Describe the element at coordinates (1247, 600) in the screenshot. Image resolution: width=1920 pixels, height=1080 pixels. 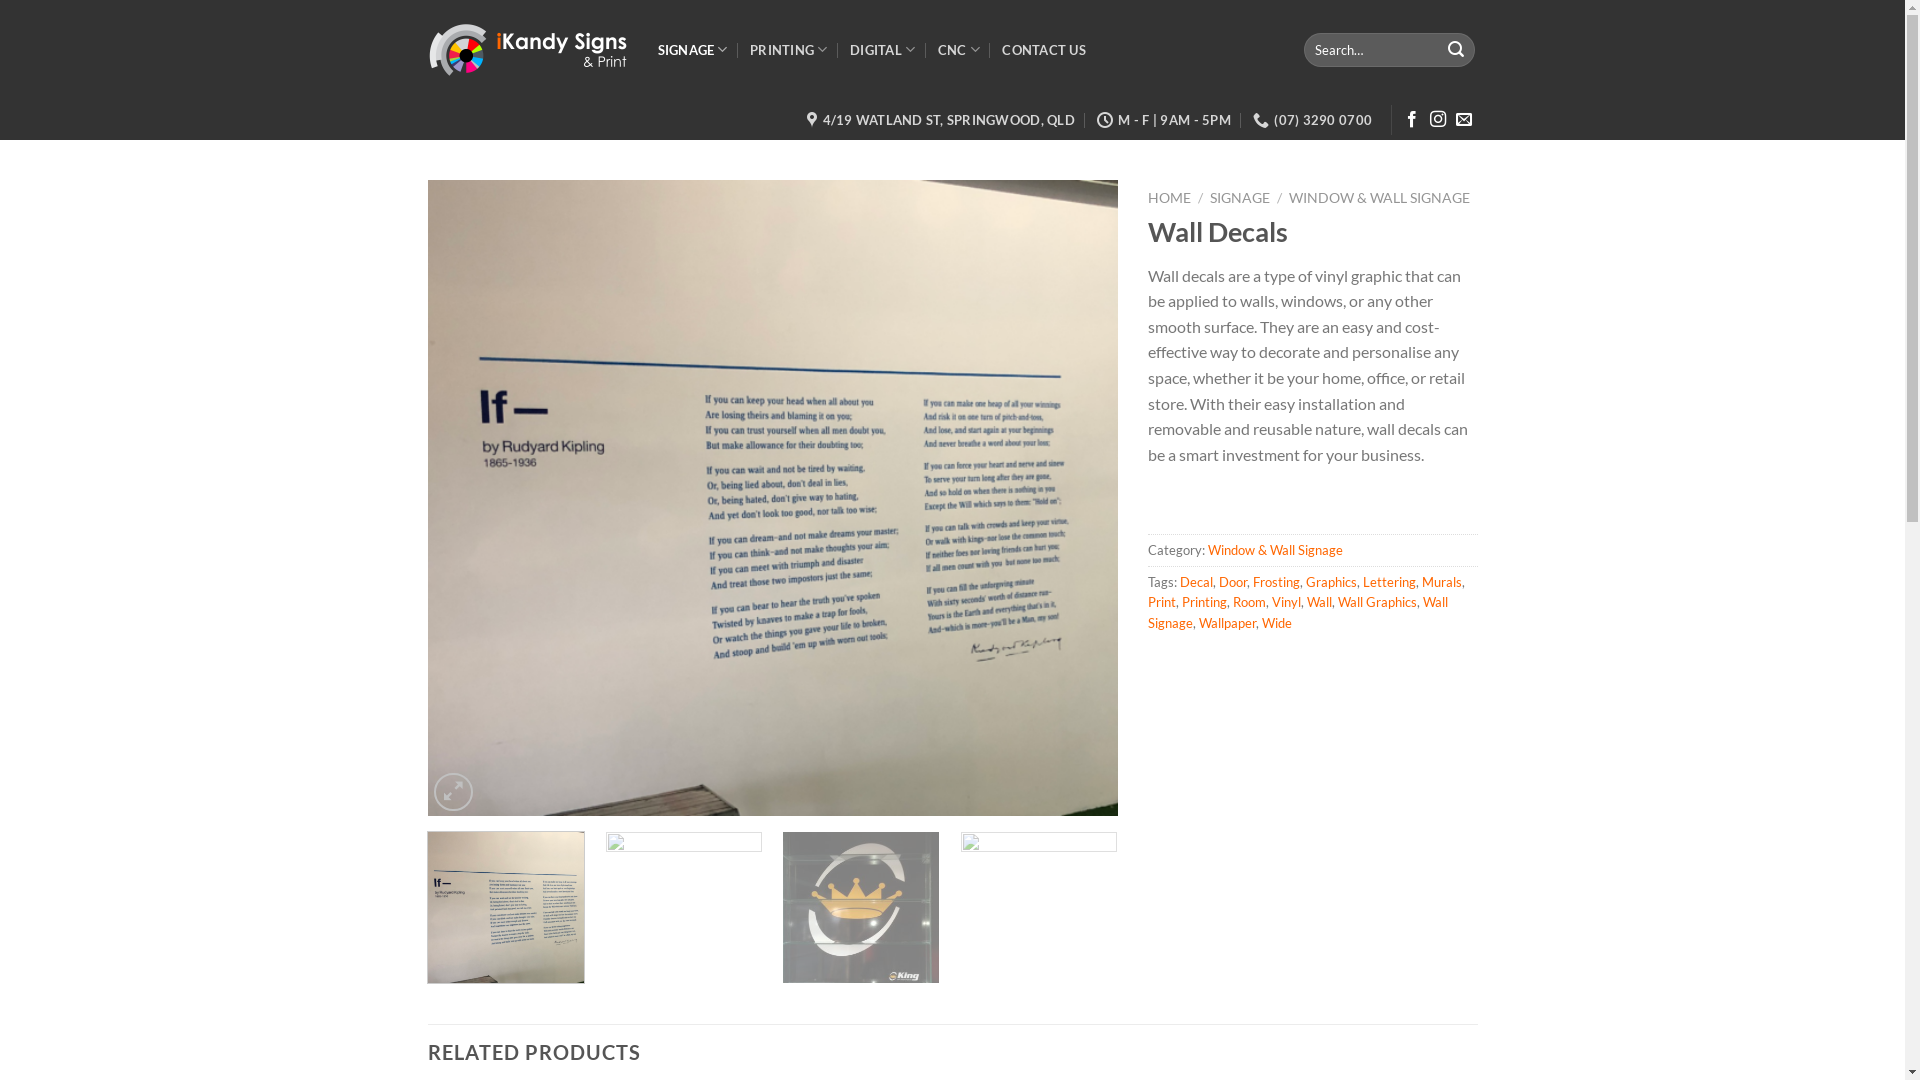
I see `'Room'` at that location.